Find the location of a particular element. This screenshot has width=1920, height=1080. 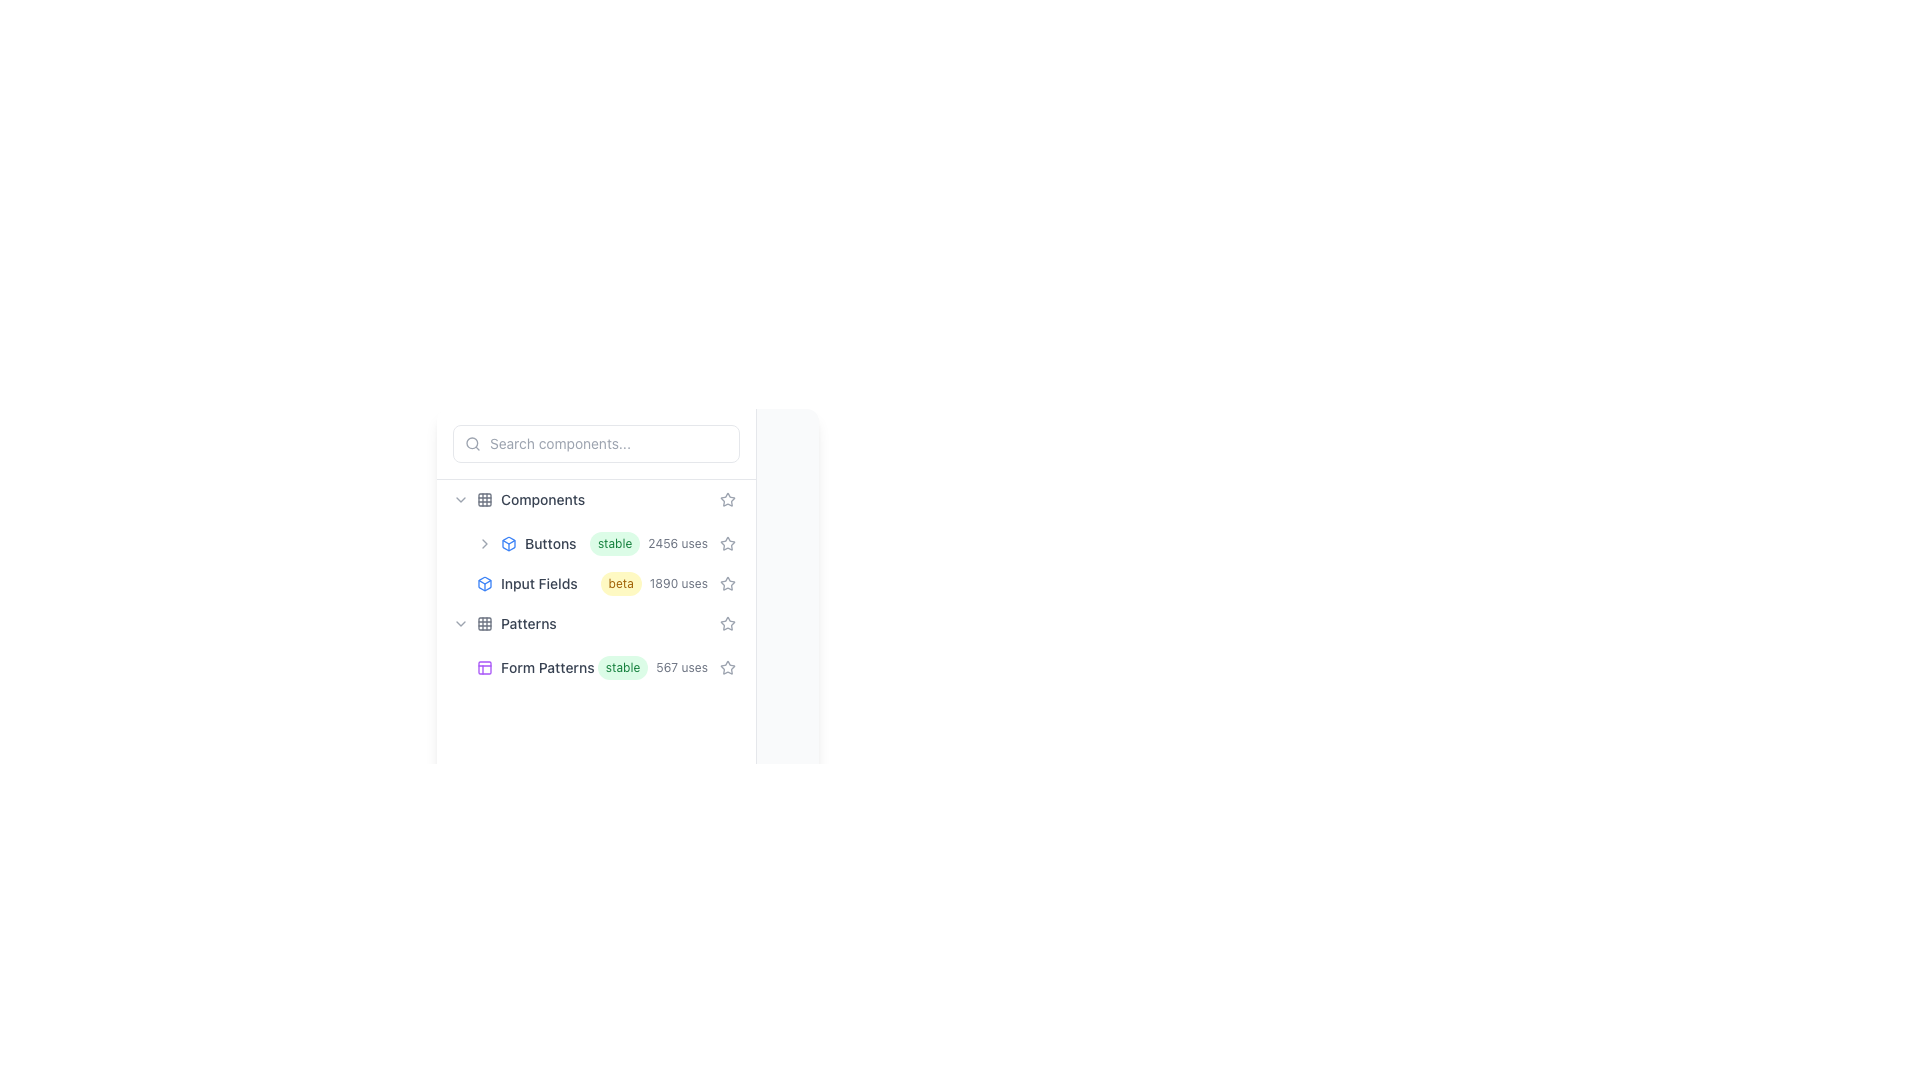

the chevron icon is located at coordinates (459, 623).